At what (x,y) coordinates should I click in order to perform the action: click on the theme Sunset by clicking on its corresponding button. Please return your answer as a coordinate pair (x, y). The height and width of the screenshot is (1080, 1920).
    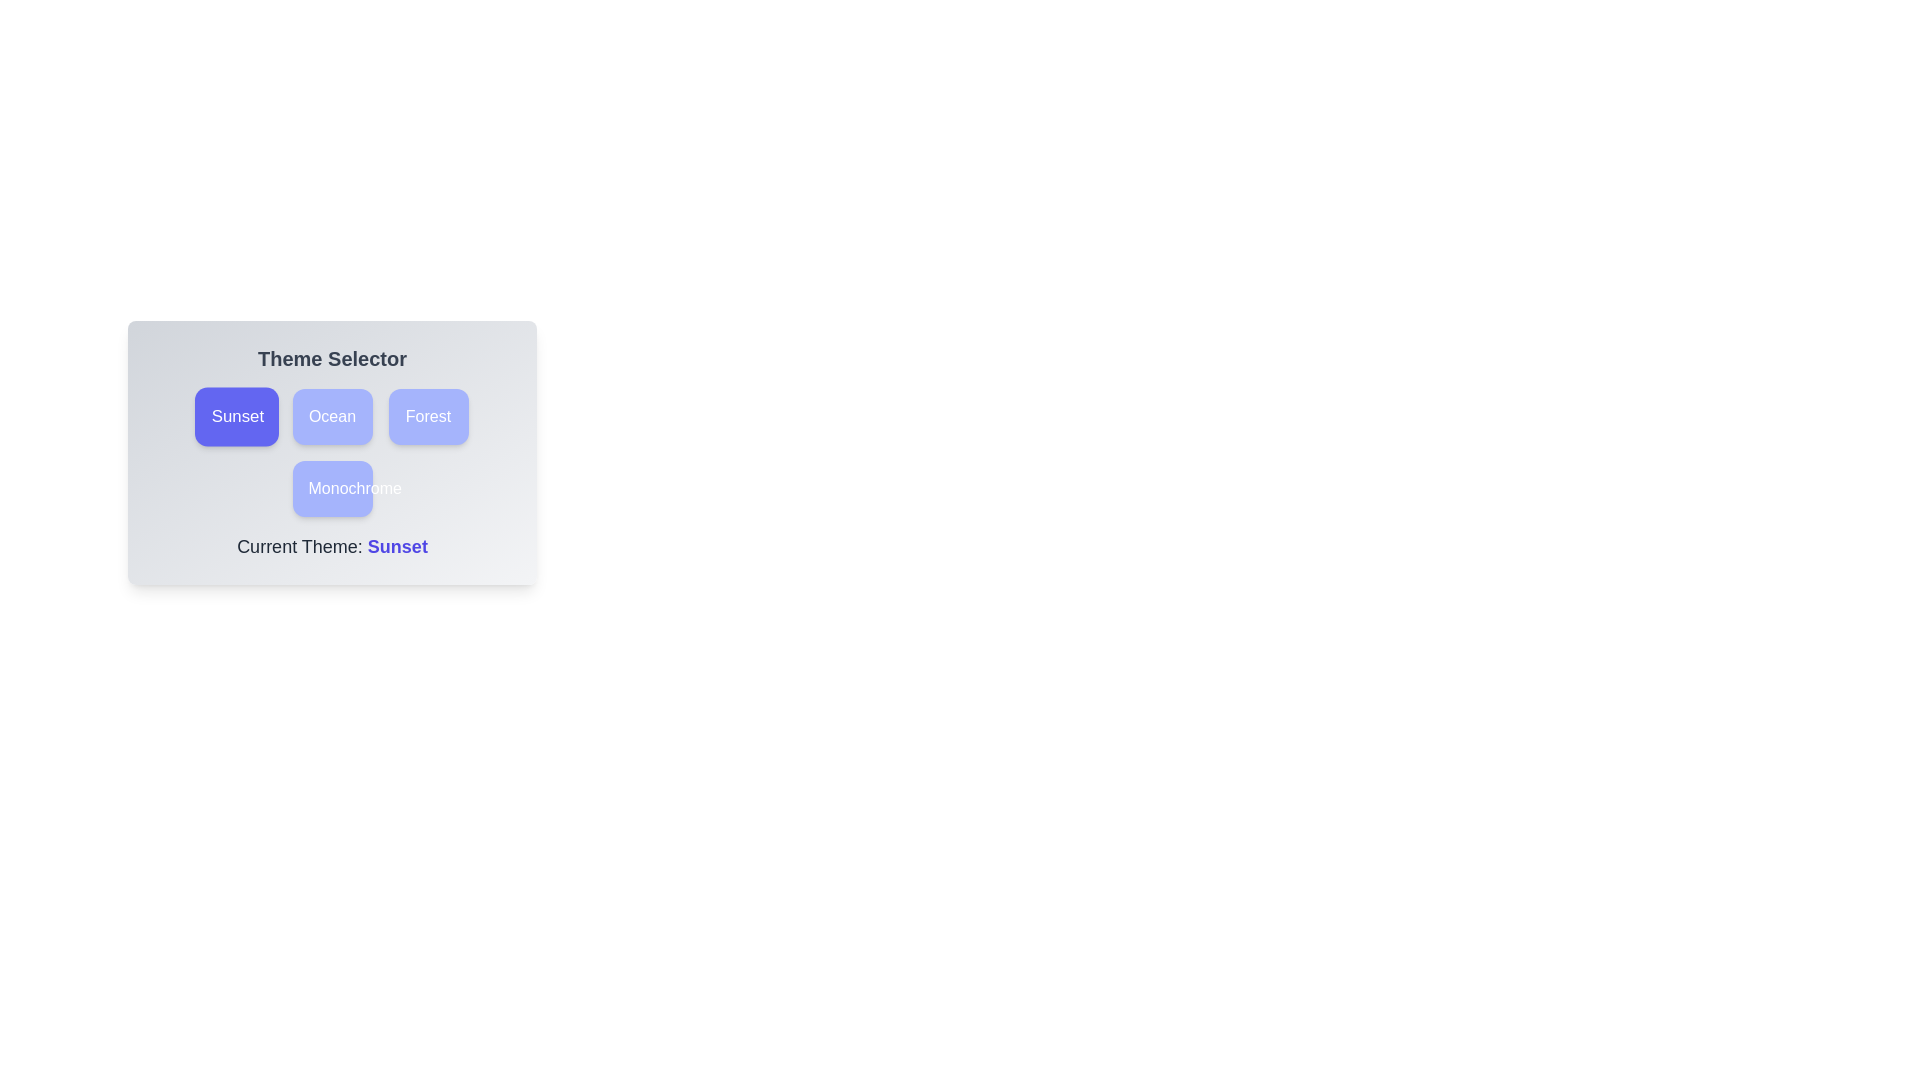
    Looking at the image, I should click on (236, 415).